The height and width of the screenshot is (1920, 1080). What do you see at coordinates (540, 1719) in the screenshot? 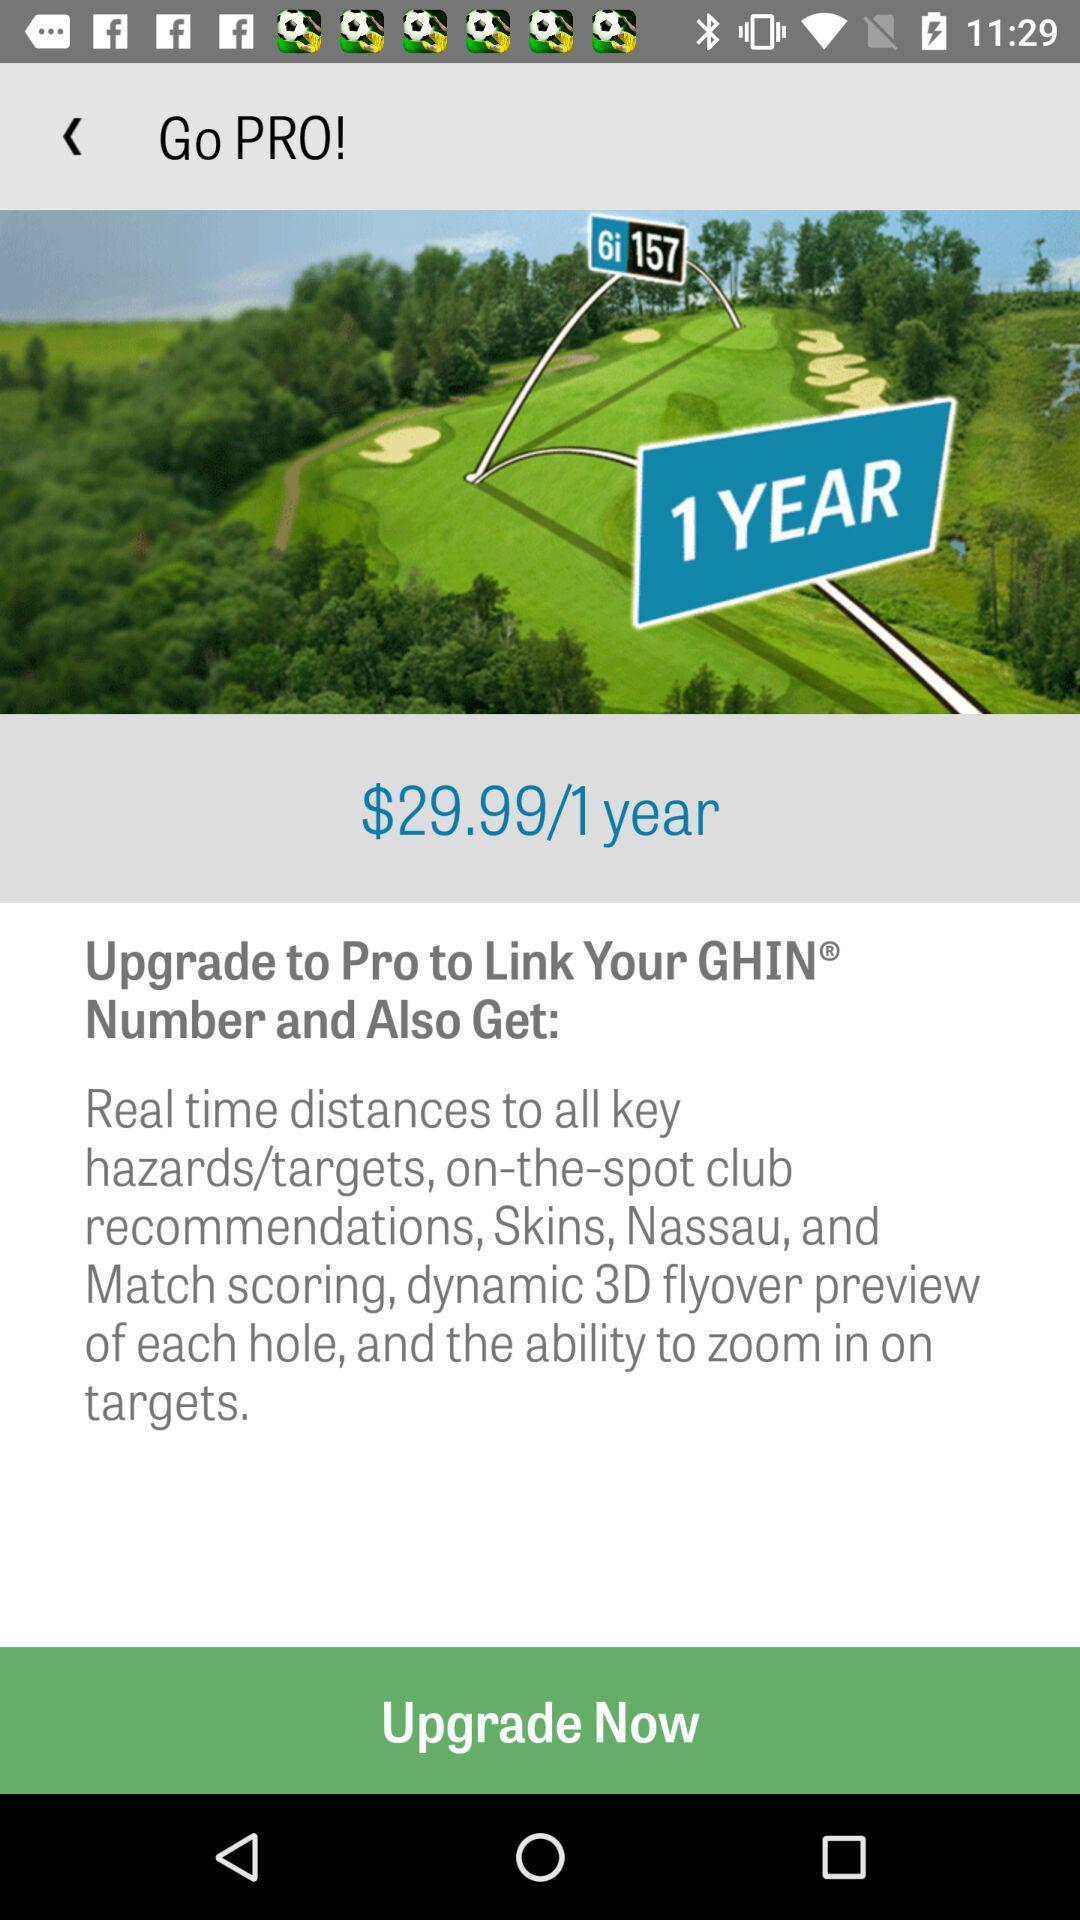
I see `the upgrade now icon` at bounding box center [540, 1719].